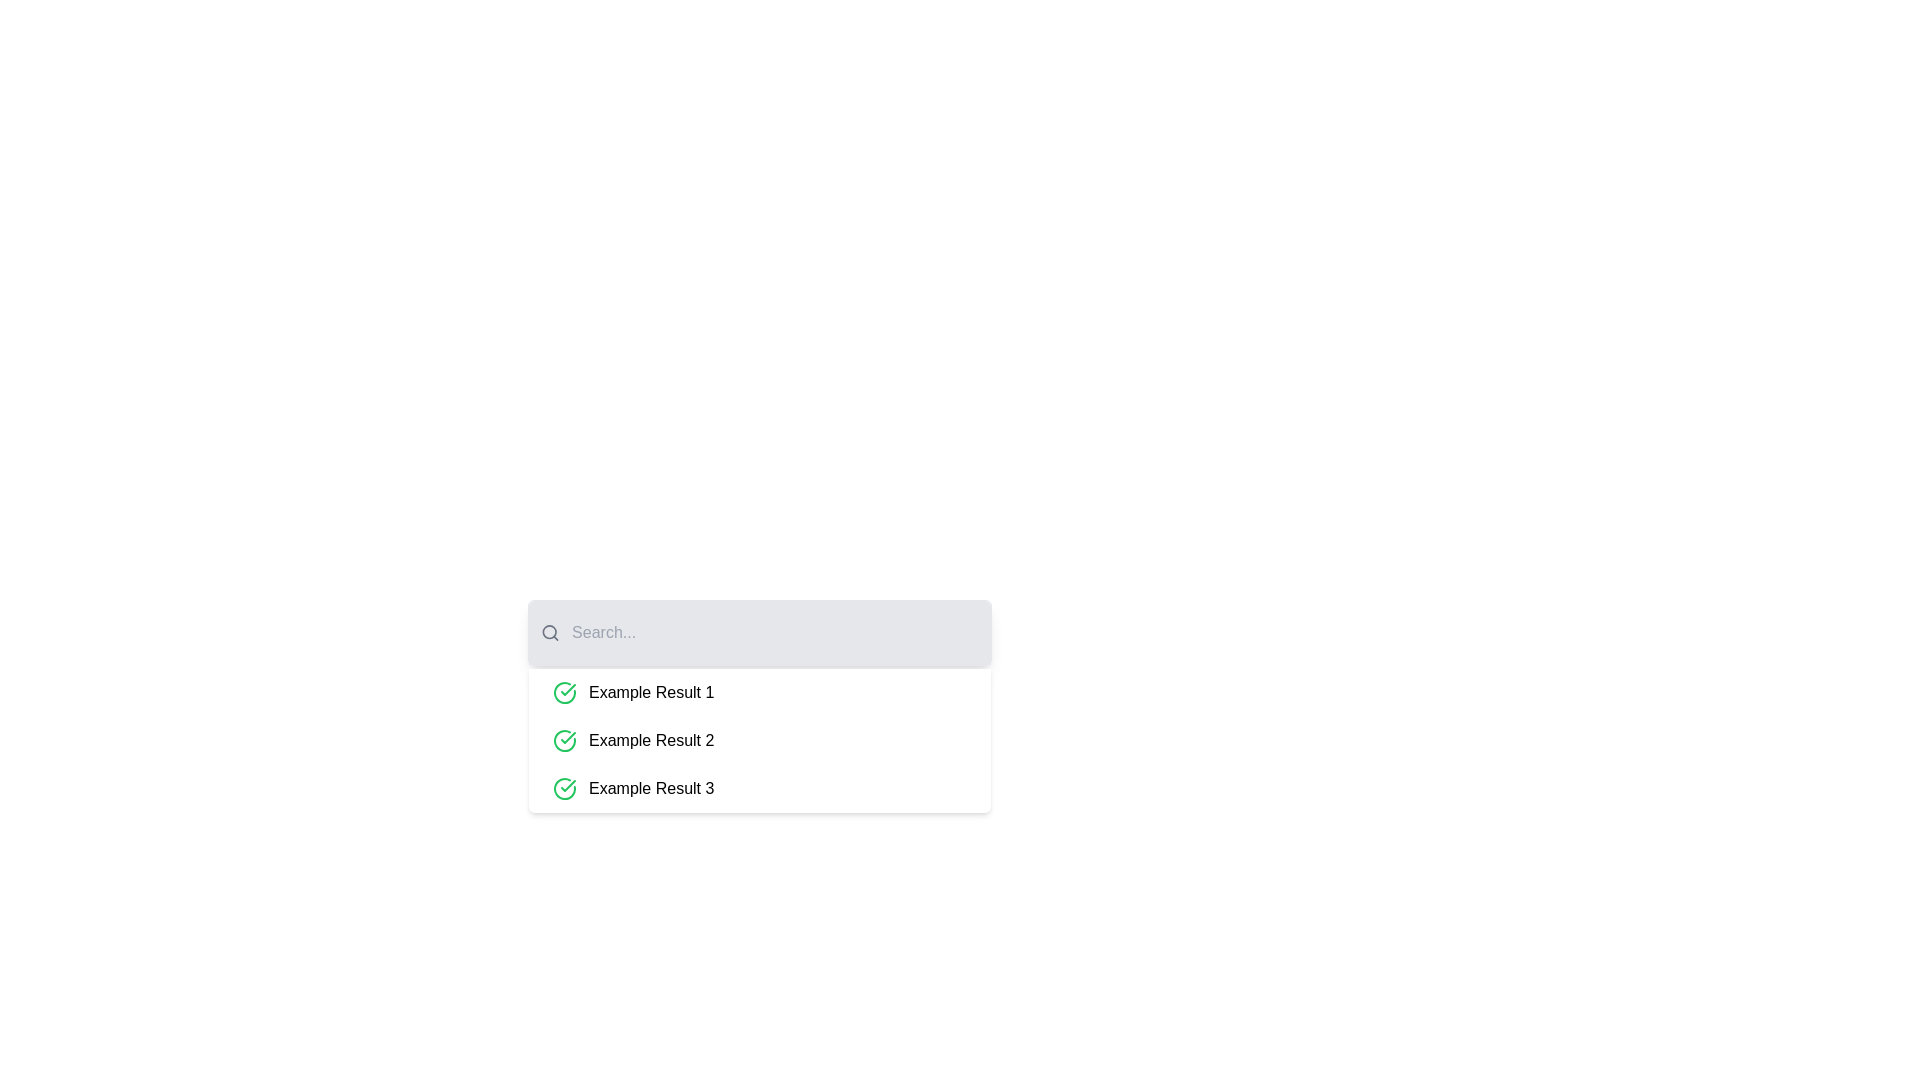 This screenshot has height=1080, width=1920. Describe the element at coordinates (567, 737) in the screenshot. I see `the graphical checkmark icon within the green indicator icon, which is located in the second result item of the search results list` at that location.